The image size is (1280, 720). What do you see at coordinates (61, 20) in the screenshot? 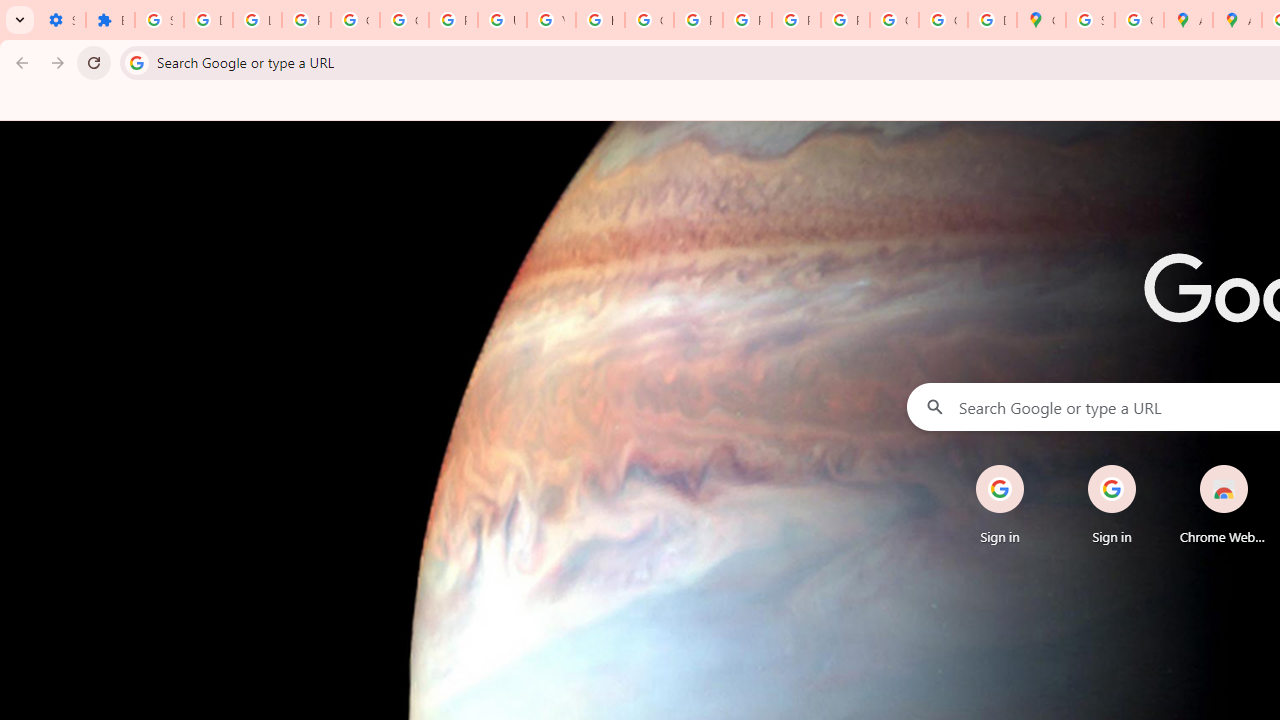
I see `'Settings - On startup'` at bounding box center [61, 20].